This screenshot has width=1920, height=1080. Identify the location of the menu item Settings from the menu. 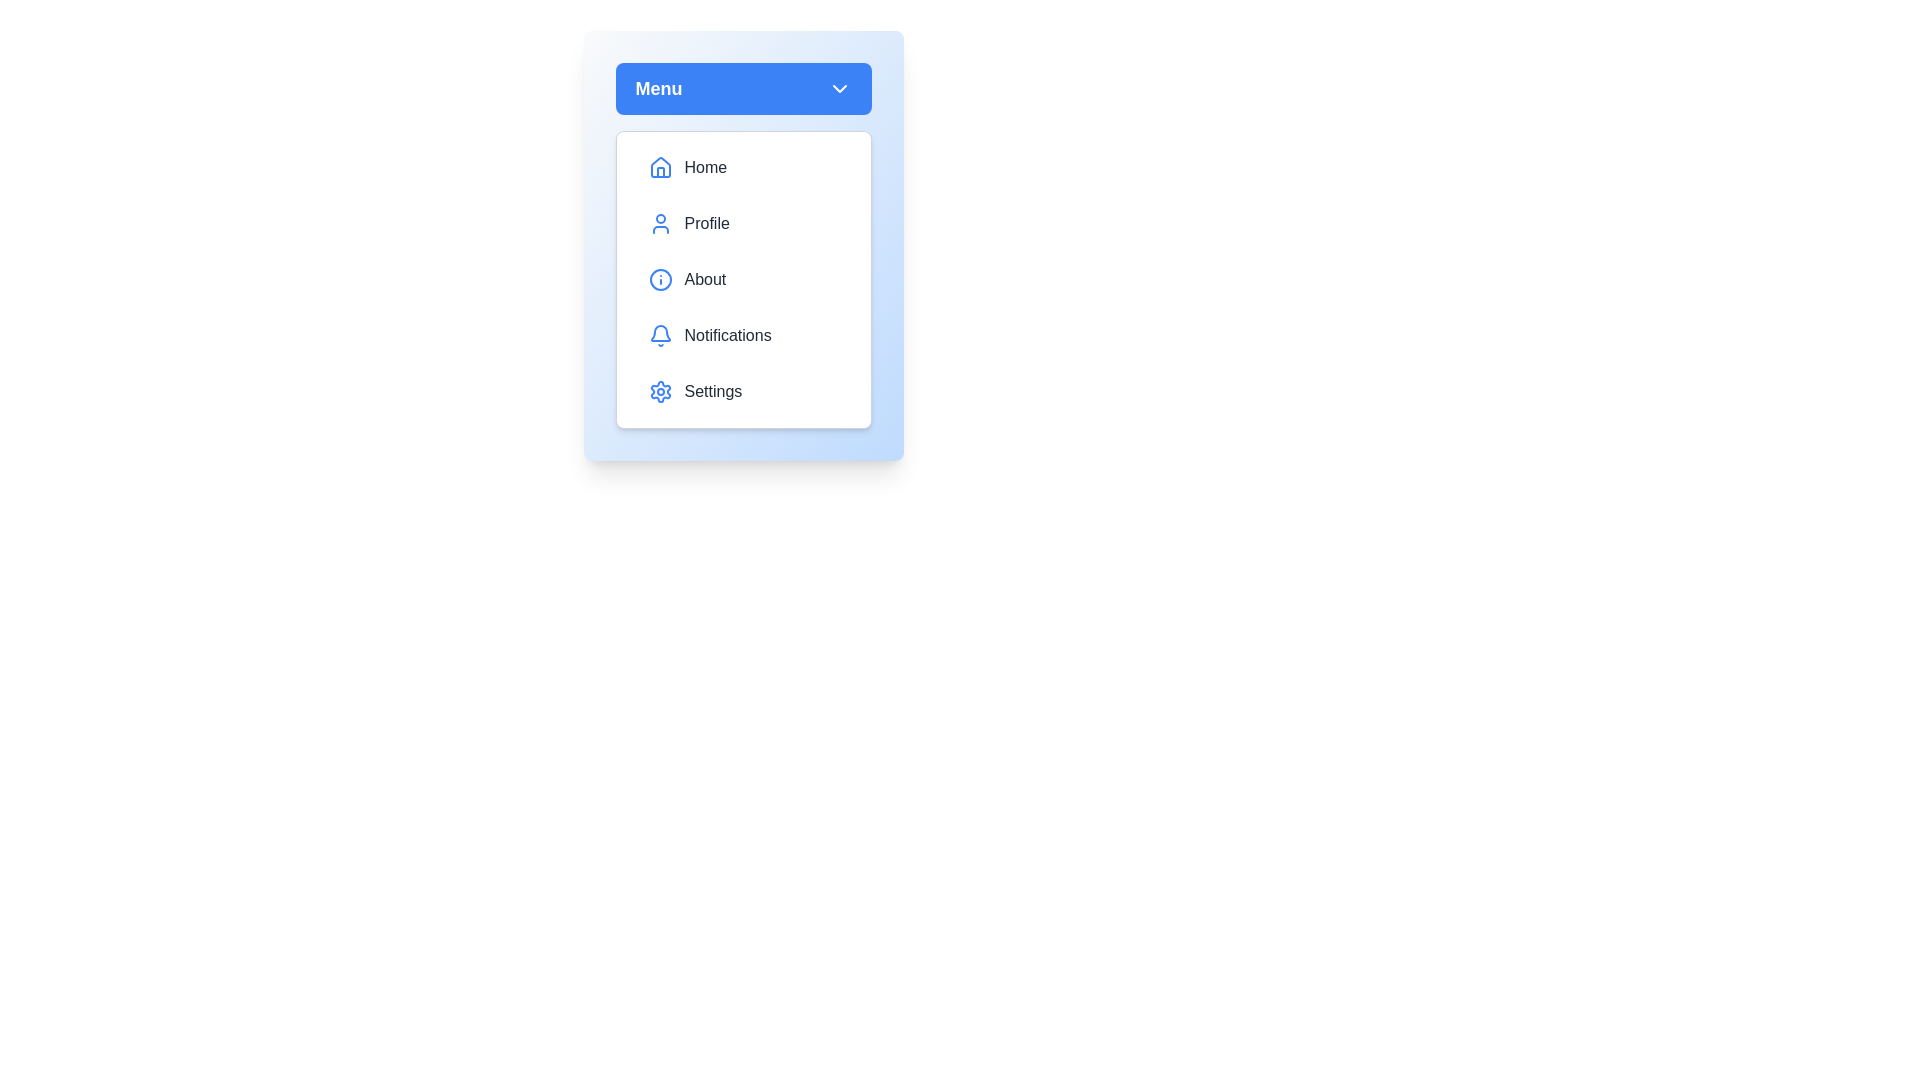
(742, 392).